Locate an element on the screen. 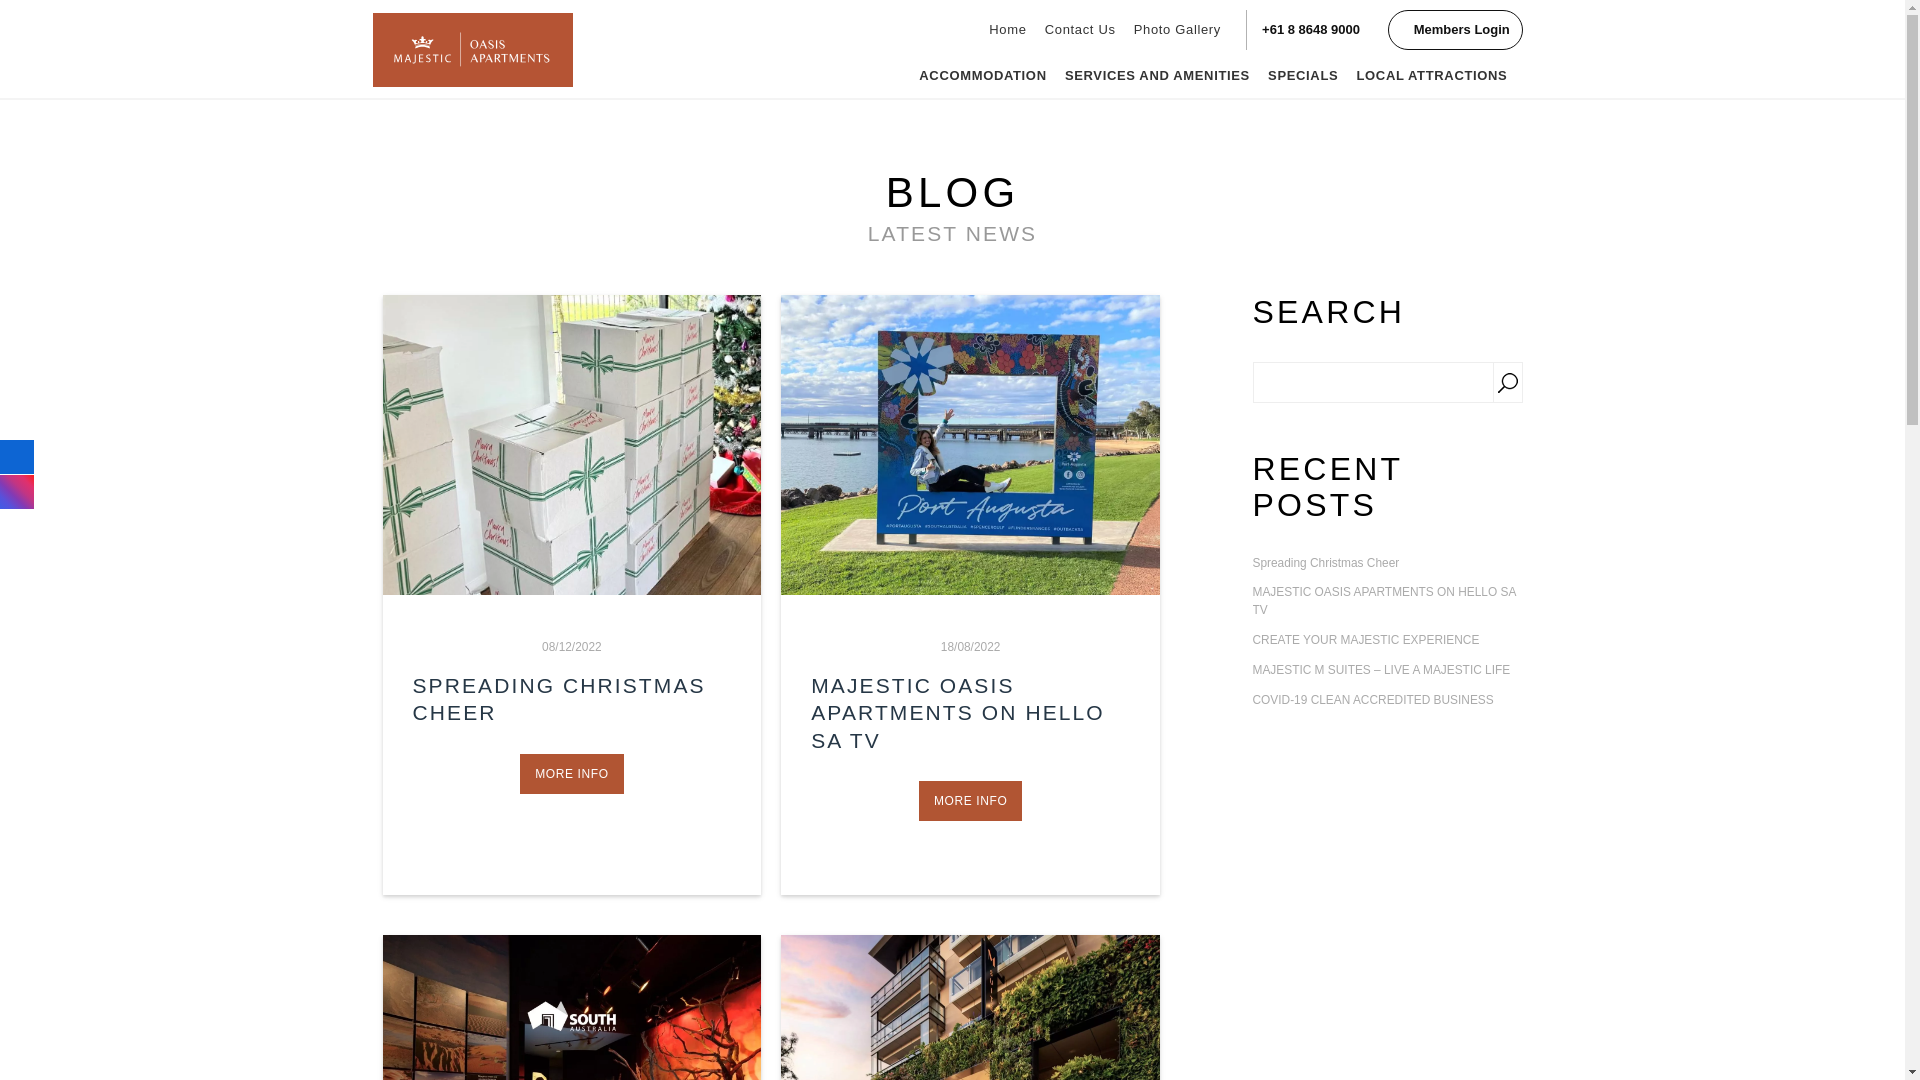 This screenshot has width=1920, height=1080. 'Members Login' is located at coordinates (1454, 30).